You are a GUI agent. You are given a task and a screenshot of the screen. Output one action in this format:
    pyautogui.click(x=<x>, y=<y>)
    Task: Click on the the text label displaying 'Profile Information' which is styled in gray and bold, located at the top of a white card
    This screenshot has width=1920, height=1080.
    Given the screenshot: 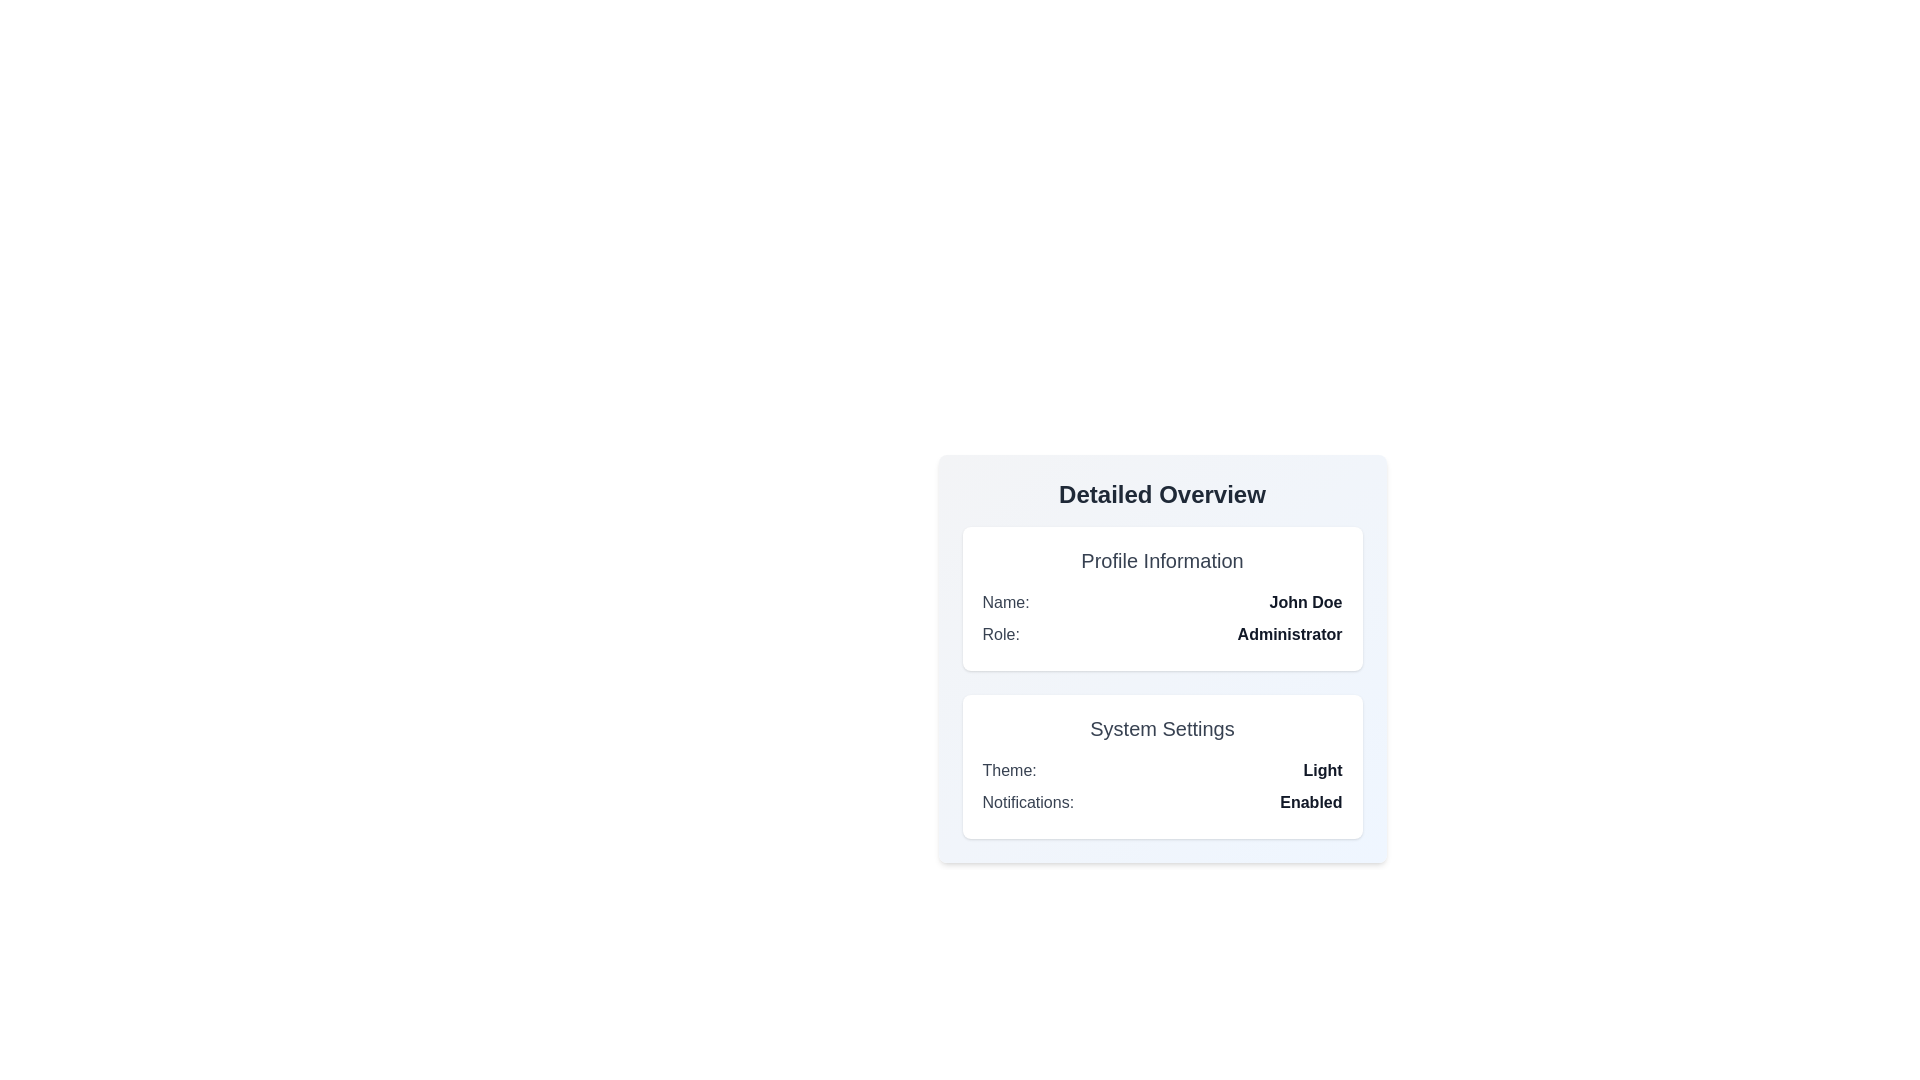 What is the action you would take?
    pyautogui.click(x=1162, y=560)
    